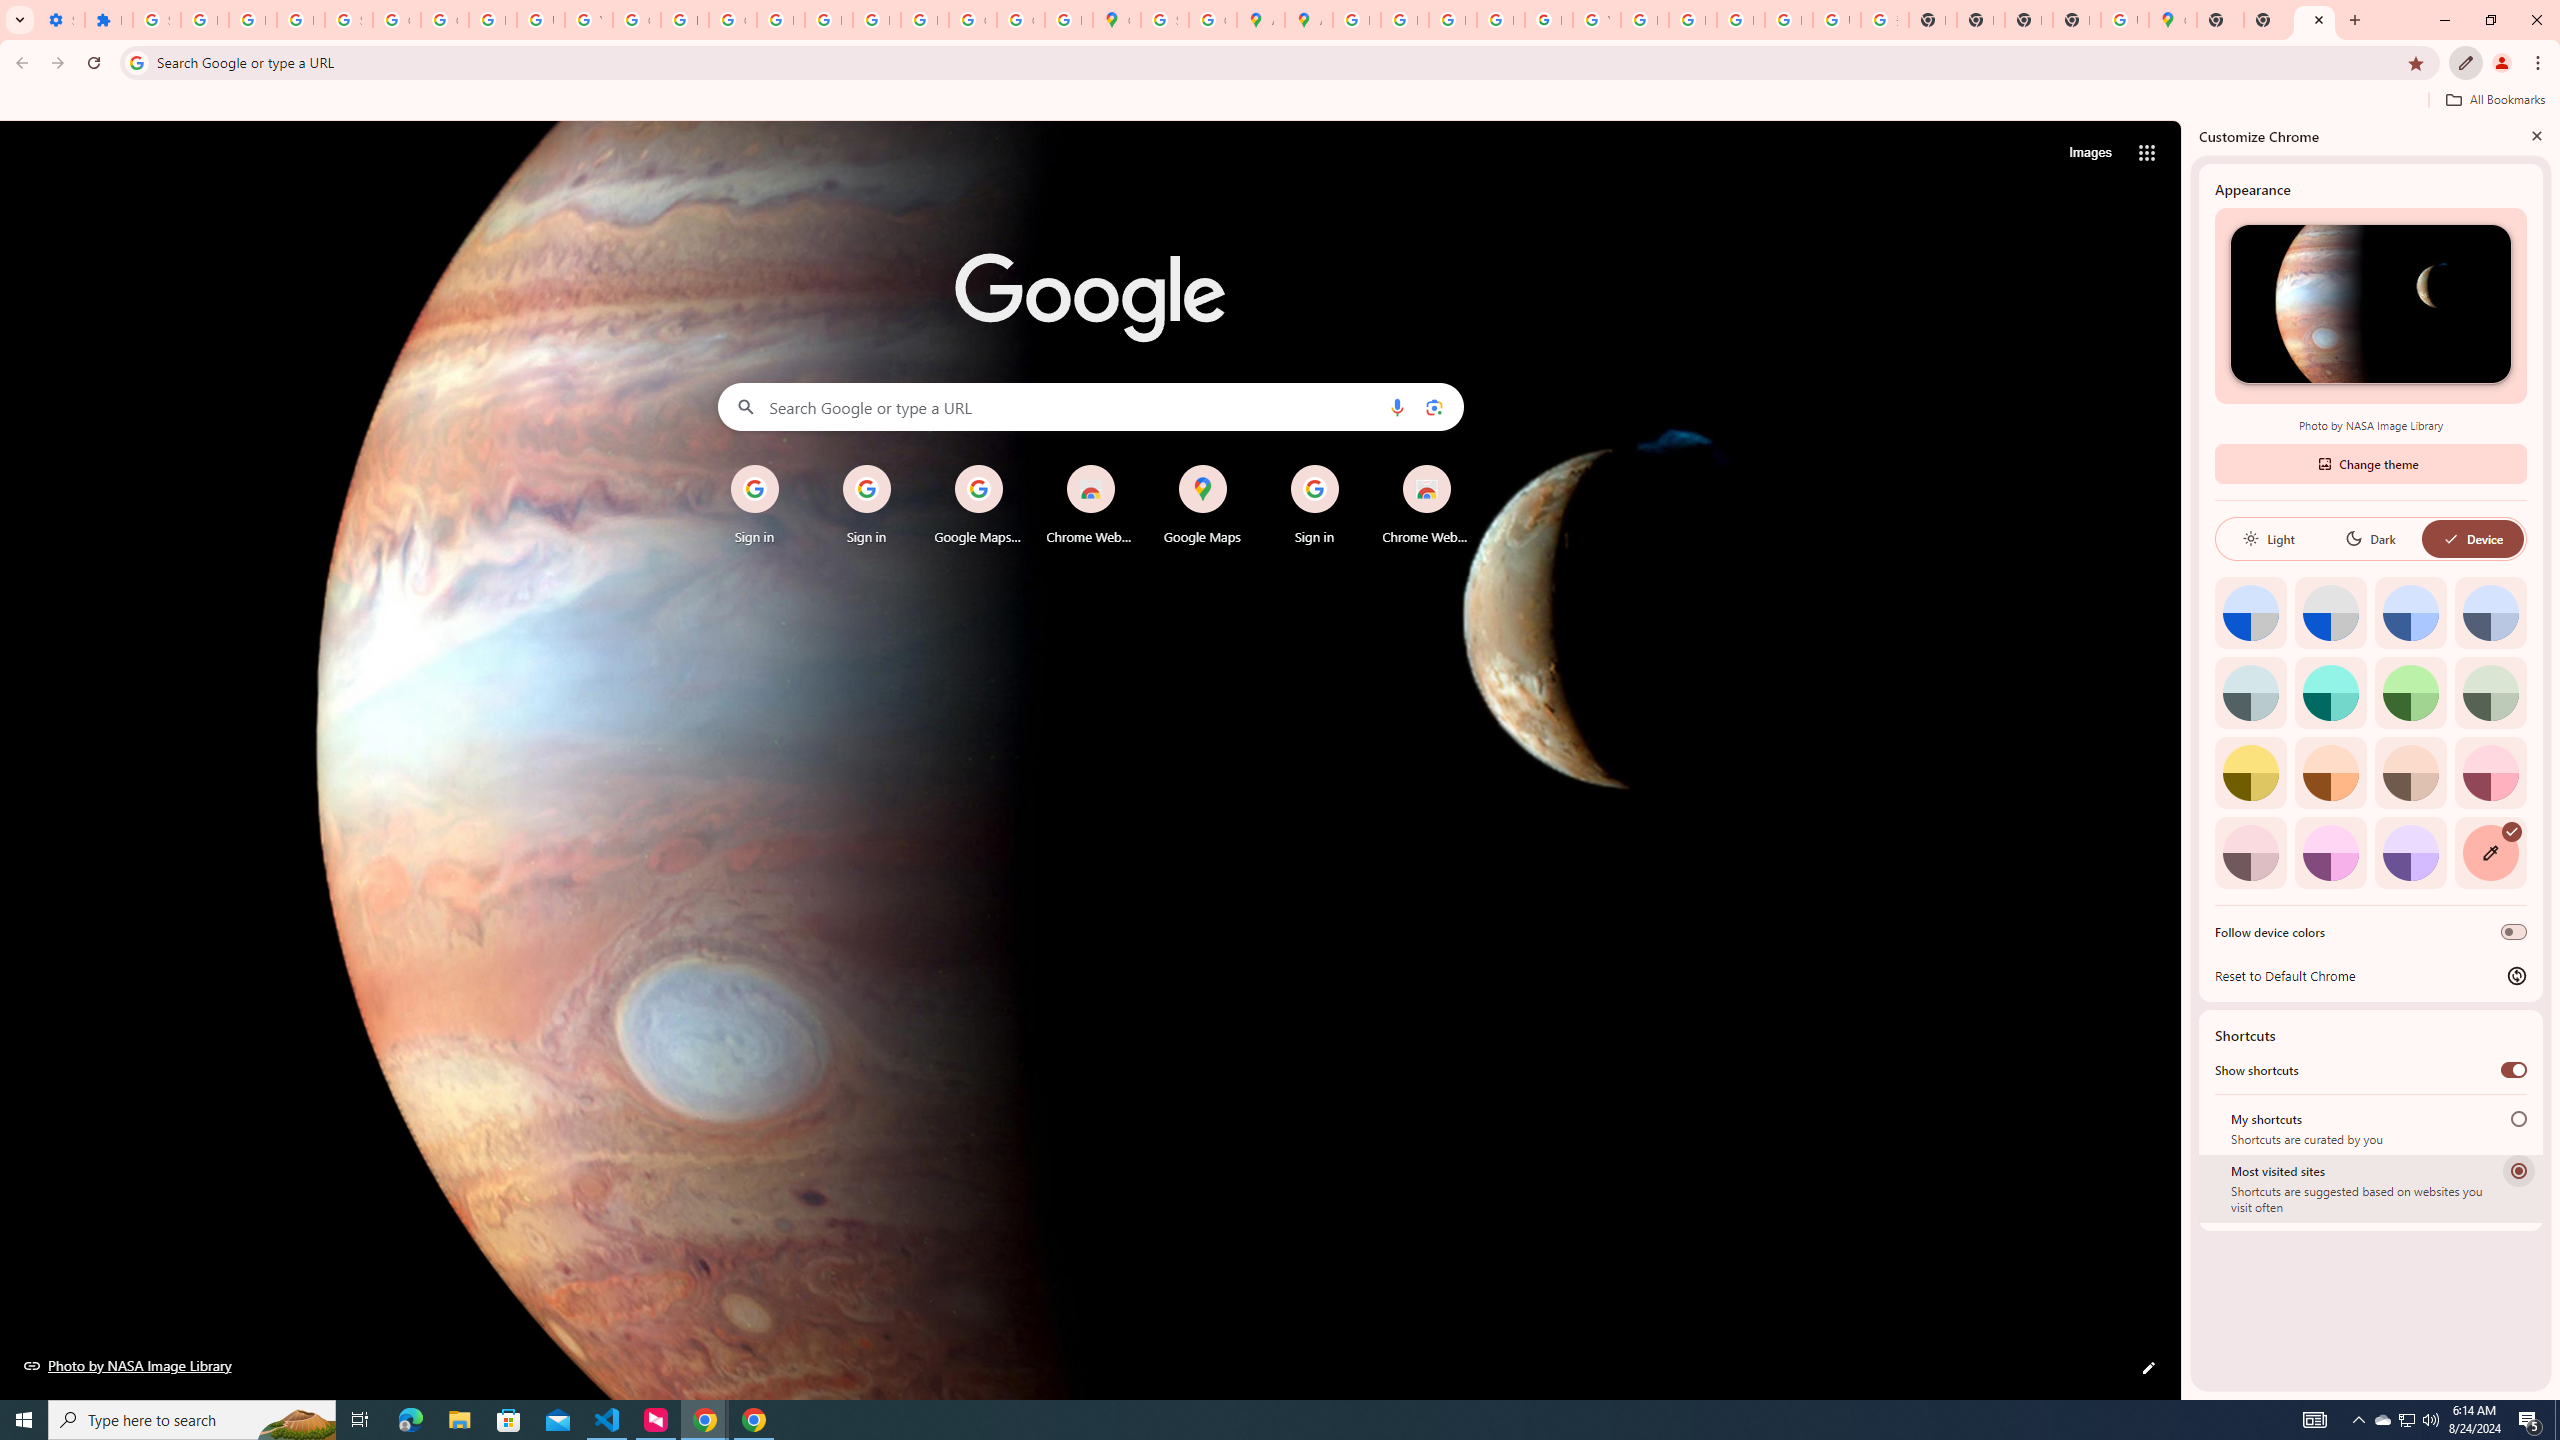  What do you see at coordinates (1405, 19) in the screenshot?
I see `'Privacy Help Center - Policies Help'` at bounding box center [1405, 19].